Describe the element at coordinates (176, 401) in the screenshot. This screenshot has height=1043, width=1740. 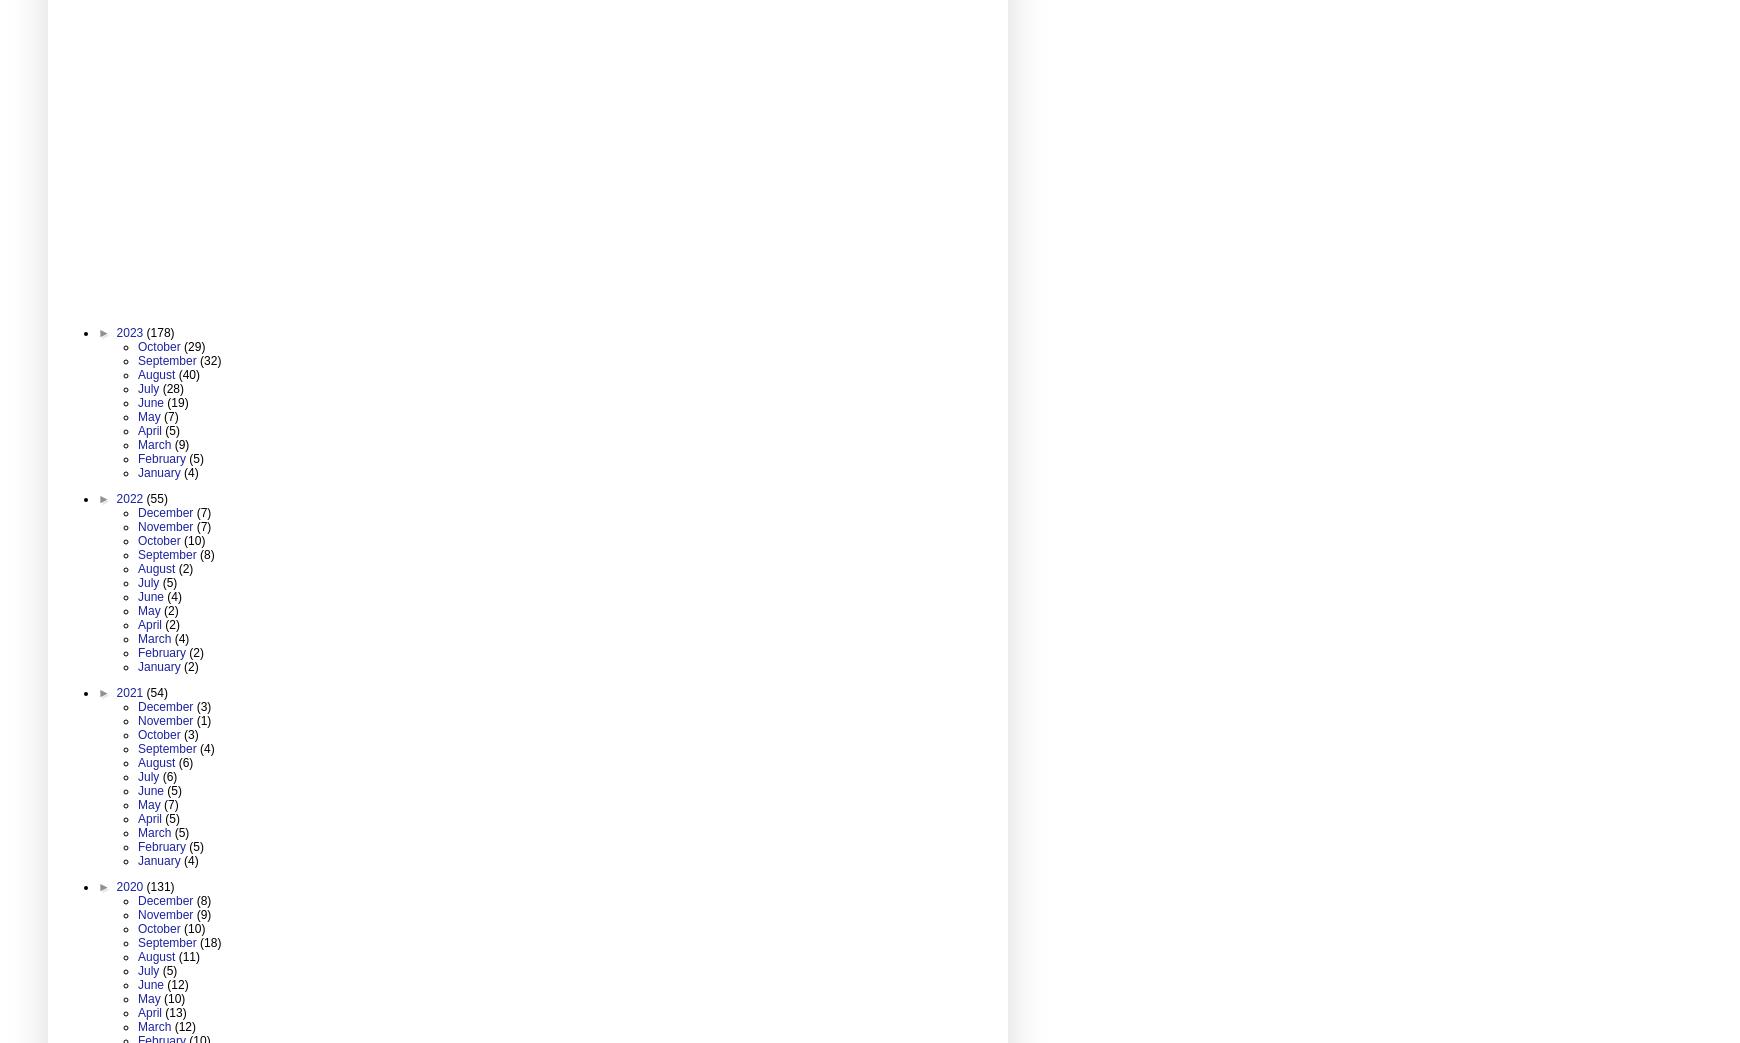
I see `'(19)'` at that location.